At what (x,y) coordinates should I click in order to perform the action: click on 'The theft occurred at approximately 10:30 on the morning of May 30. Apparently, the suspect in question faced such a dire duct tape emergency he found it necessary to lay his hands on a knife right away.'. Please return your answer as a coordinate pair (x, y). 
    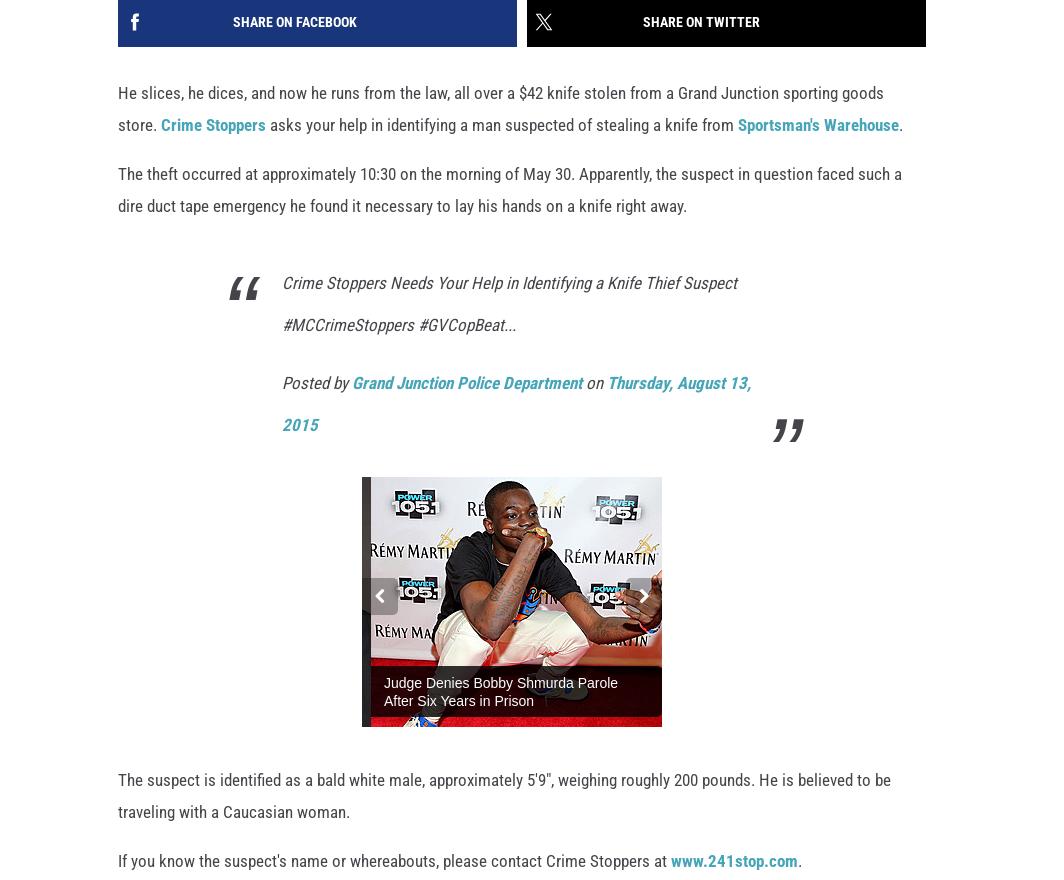
    Looking at the image, I should click on (509, 190).